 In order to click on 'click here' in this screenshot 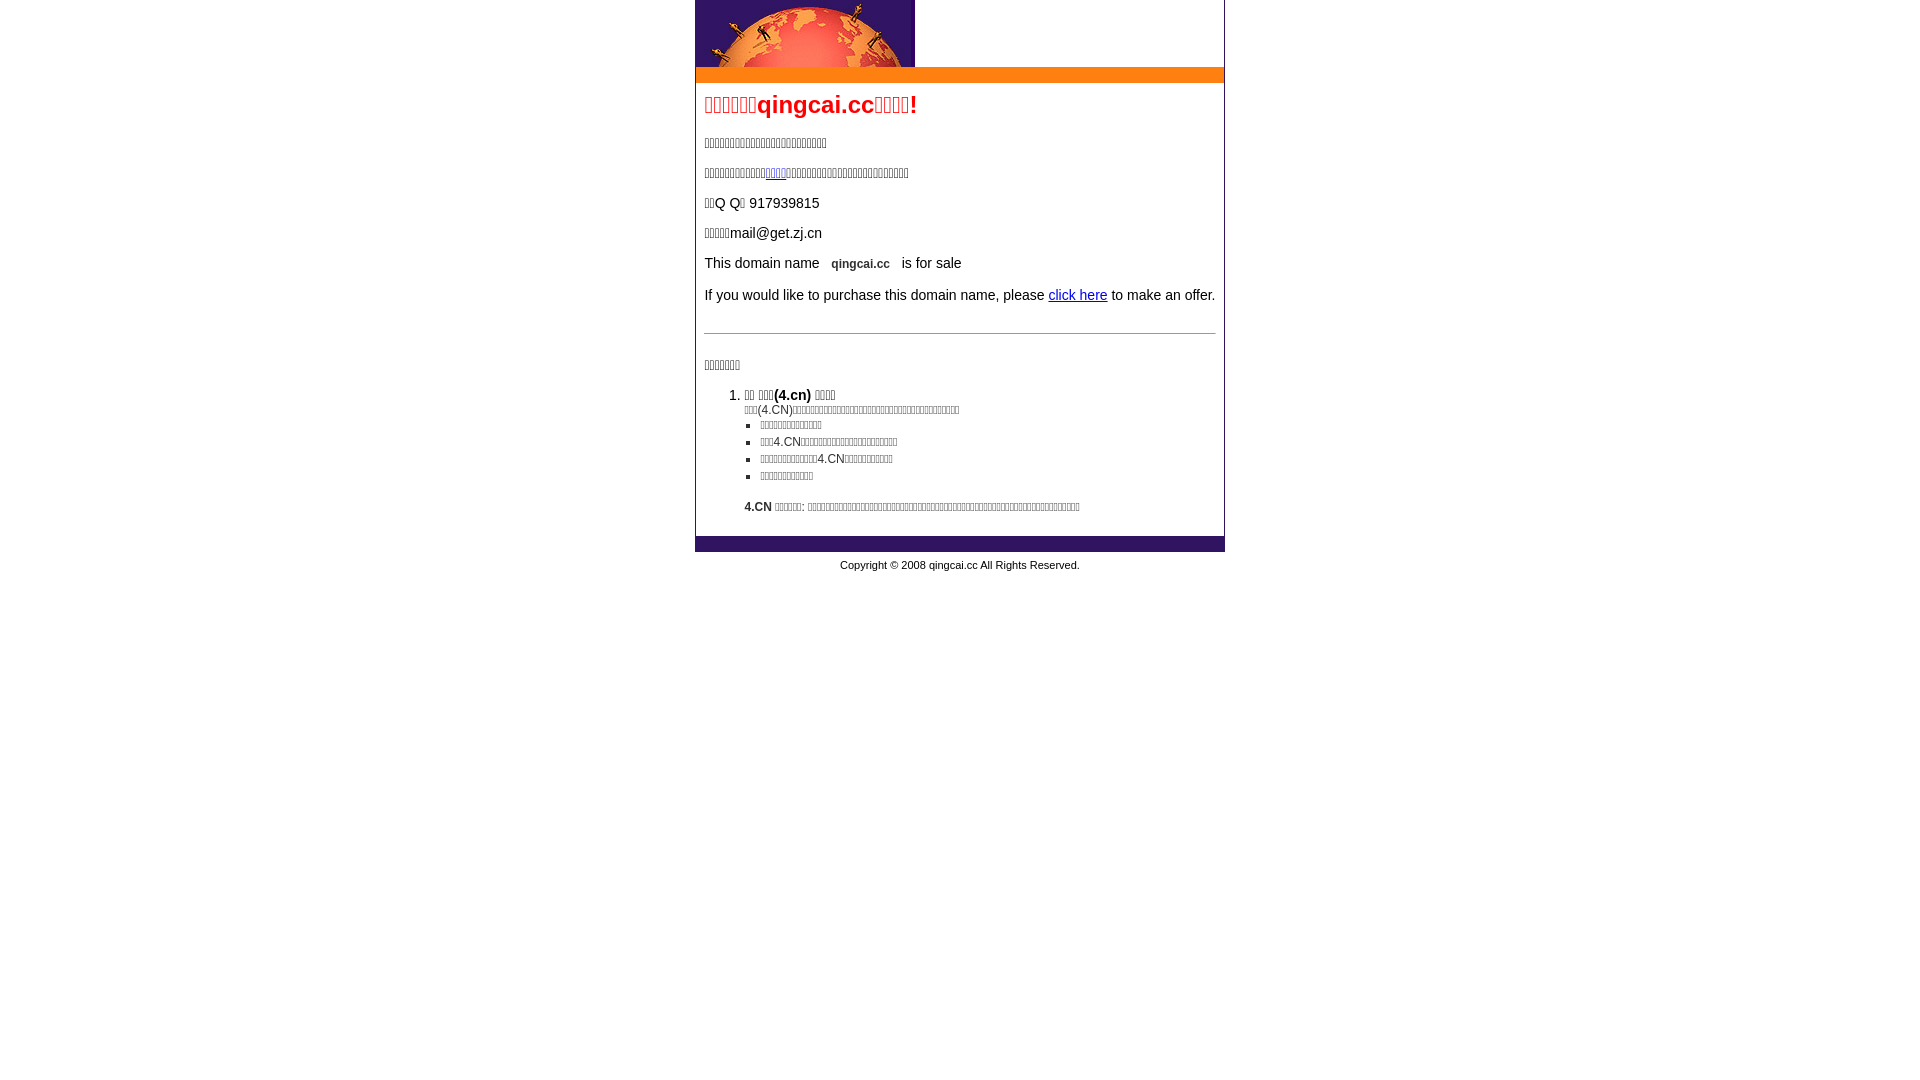, I will do `click(1076, 294)`.